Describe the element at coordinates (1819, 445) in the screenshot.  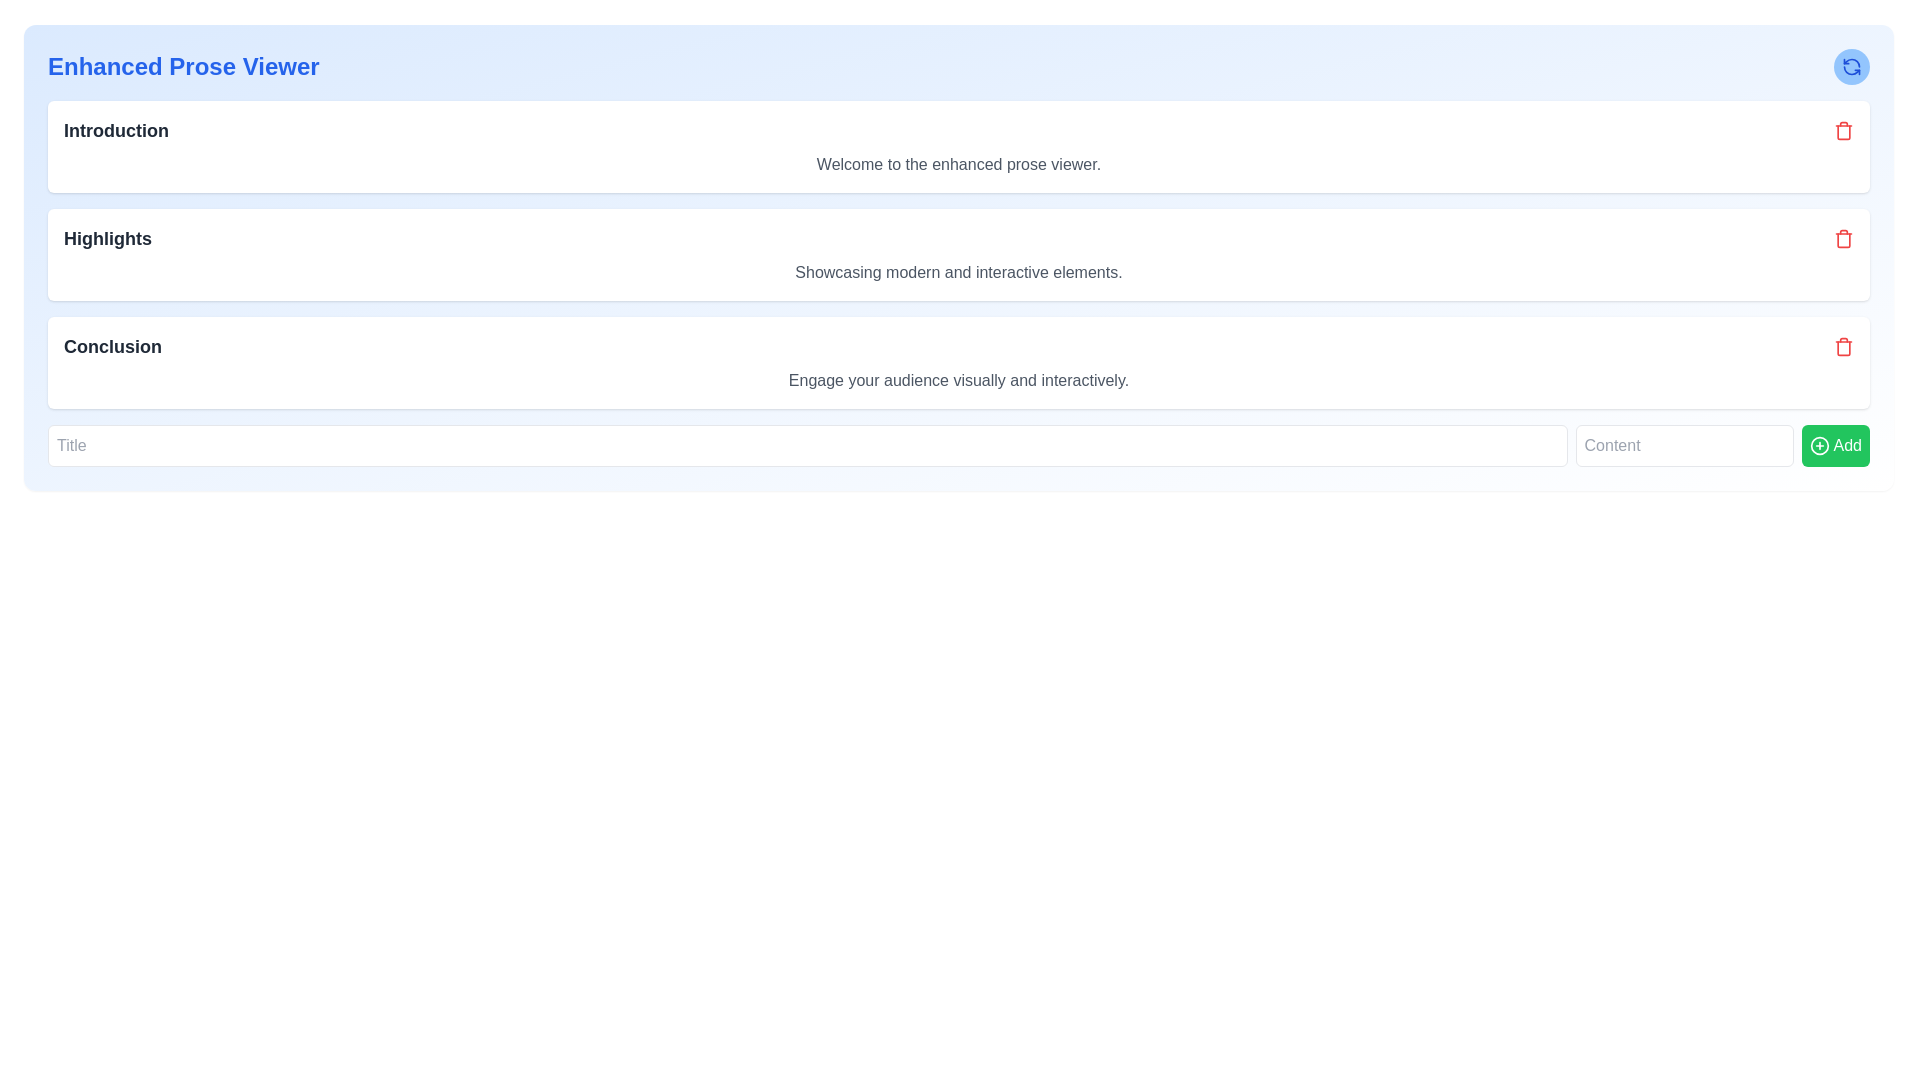
I see `the plus icon within the green 'Add' button located at the bottom-right corner of the interface` at that location.